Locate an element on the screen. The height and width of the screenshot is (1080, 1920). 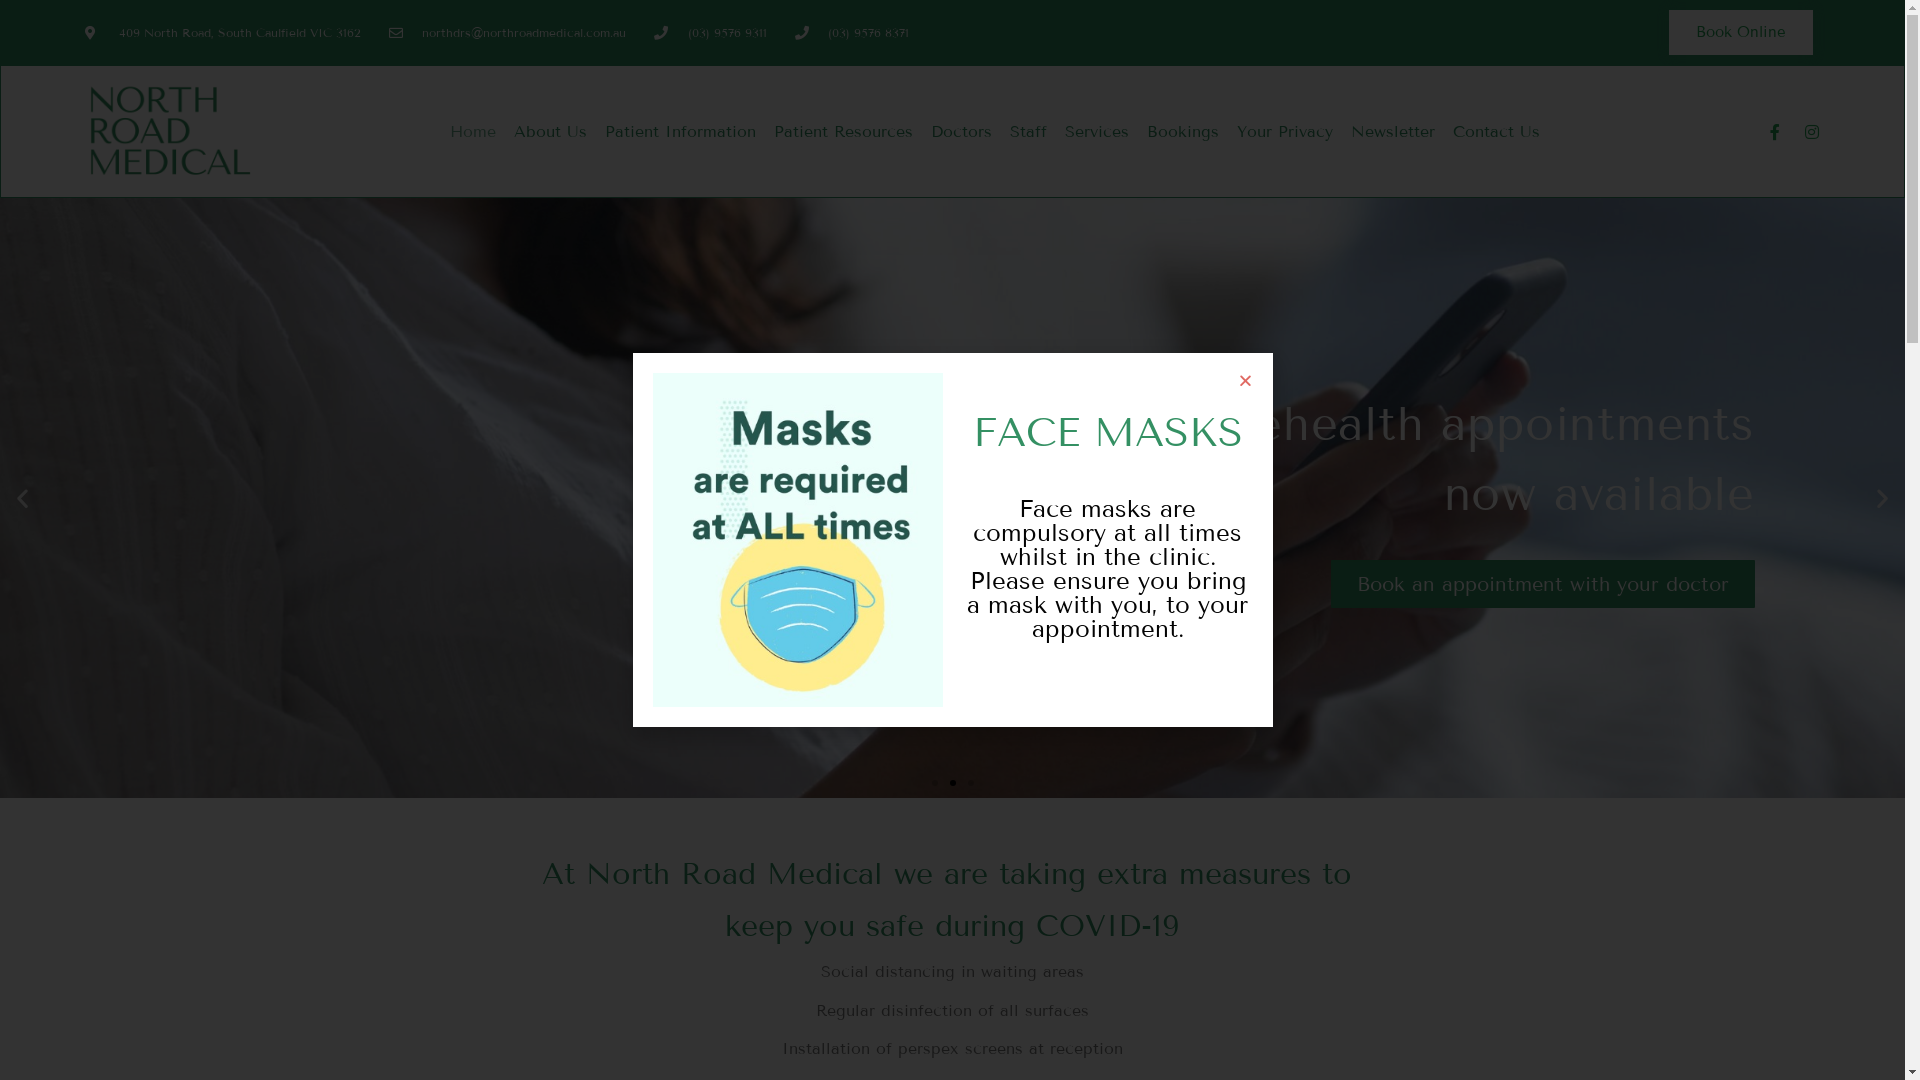
'Home' is located at coordinates (472, 131).